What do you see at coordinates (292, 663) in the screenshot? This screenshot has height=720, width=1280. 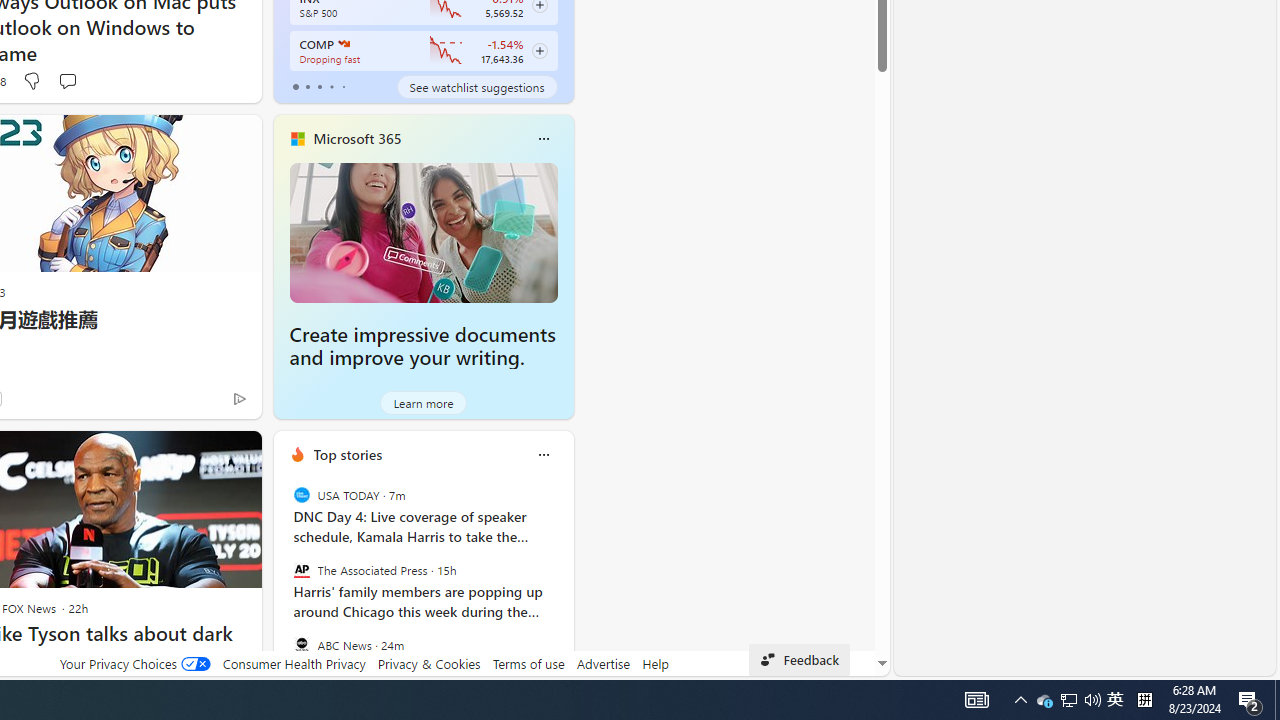 I see `'Consumer Health Privacy'` at bounding box center [292, 663].